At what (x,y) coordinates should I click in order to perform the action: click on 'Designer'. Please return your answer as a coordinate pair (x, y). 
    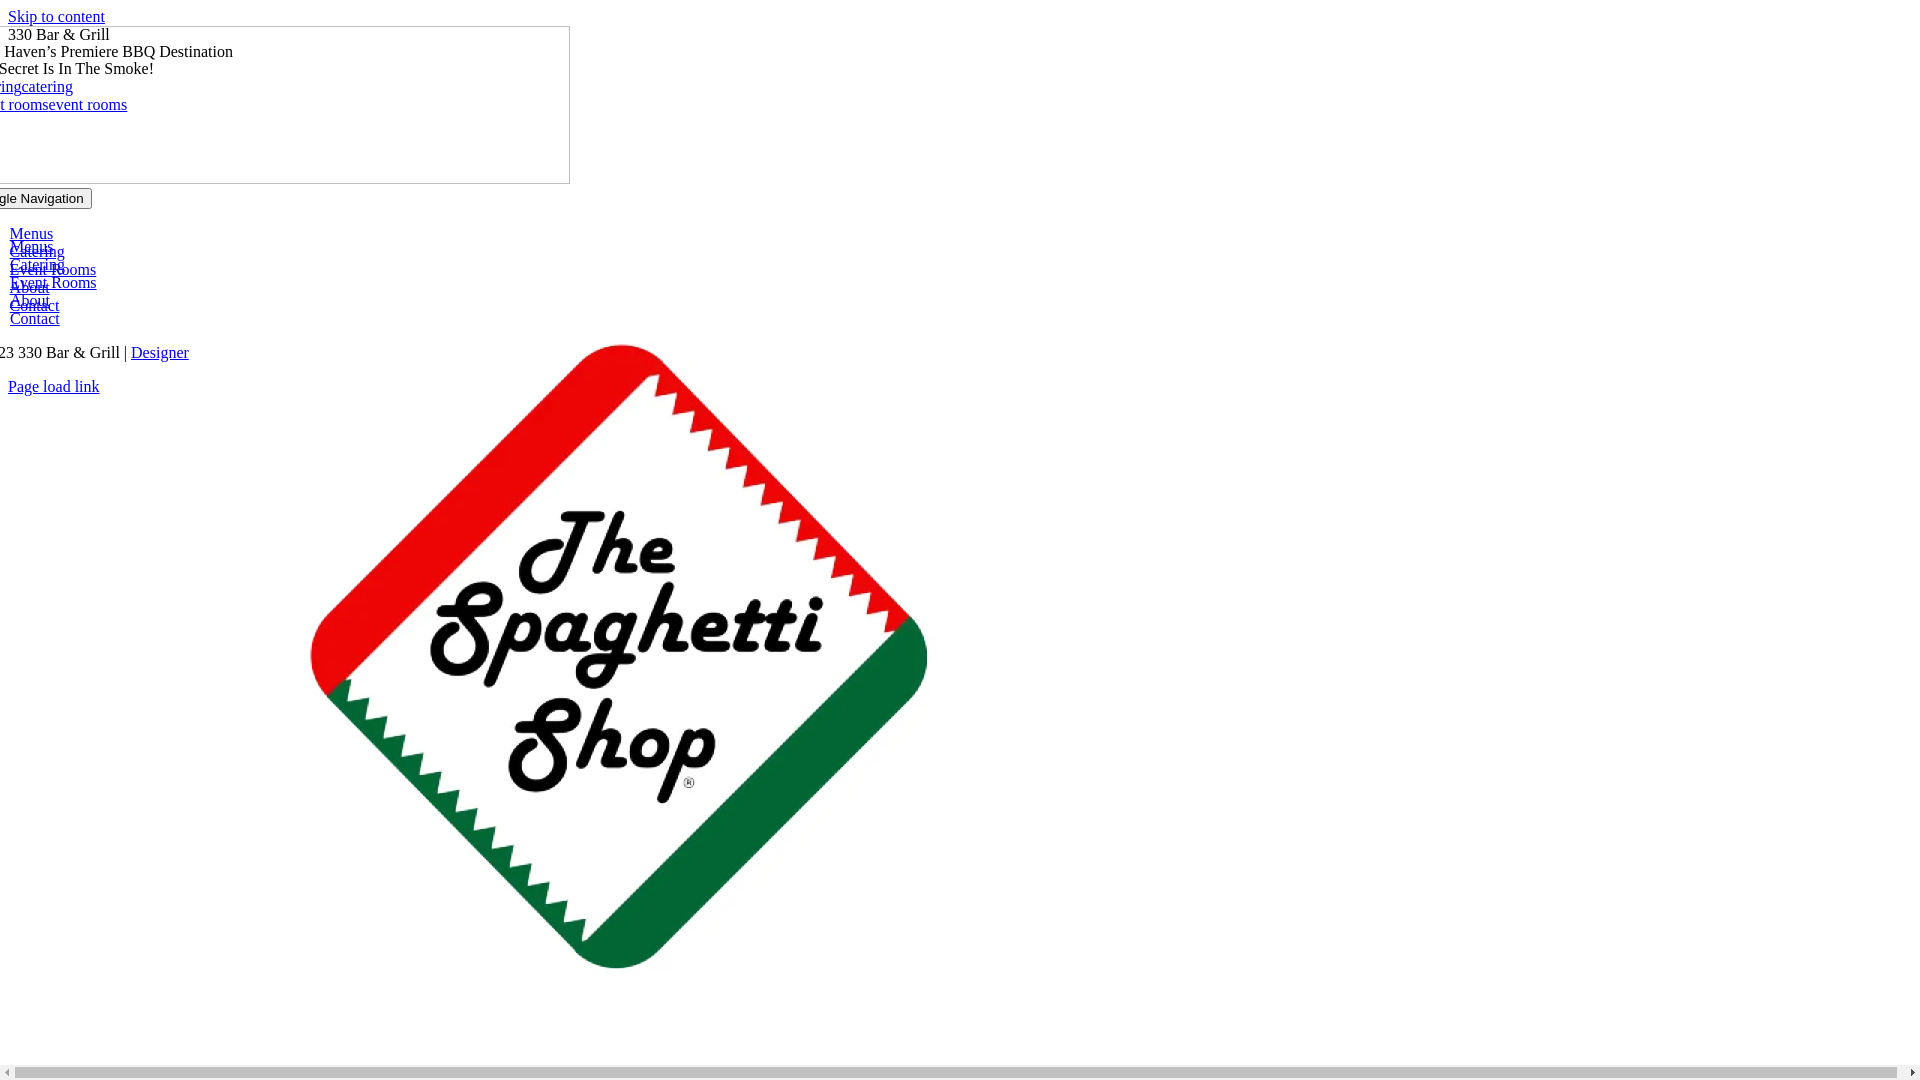
    Looking at the image, I should click on (158, 351).